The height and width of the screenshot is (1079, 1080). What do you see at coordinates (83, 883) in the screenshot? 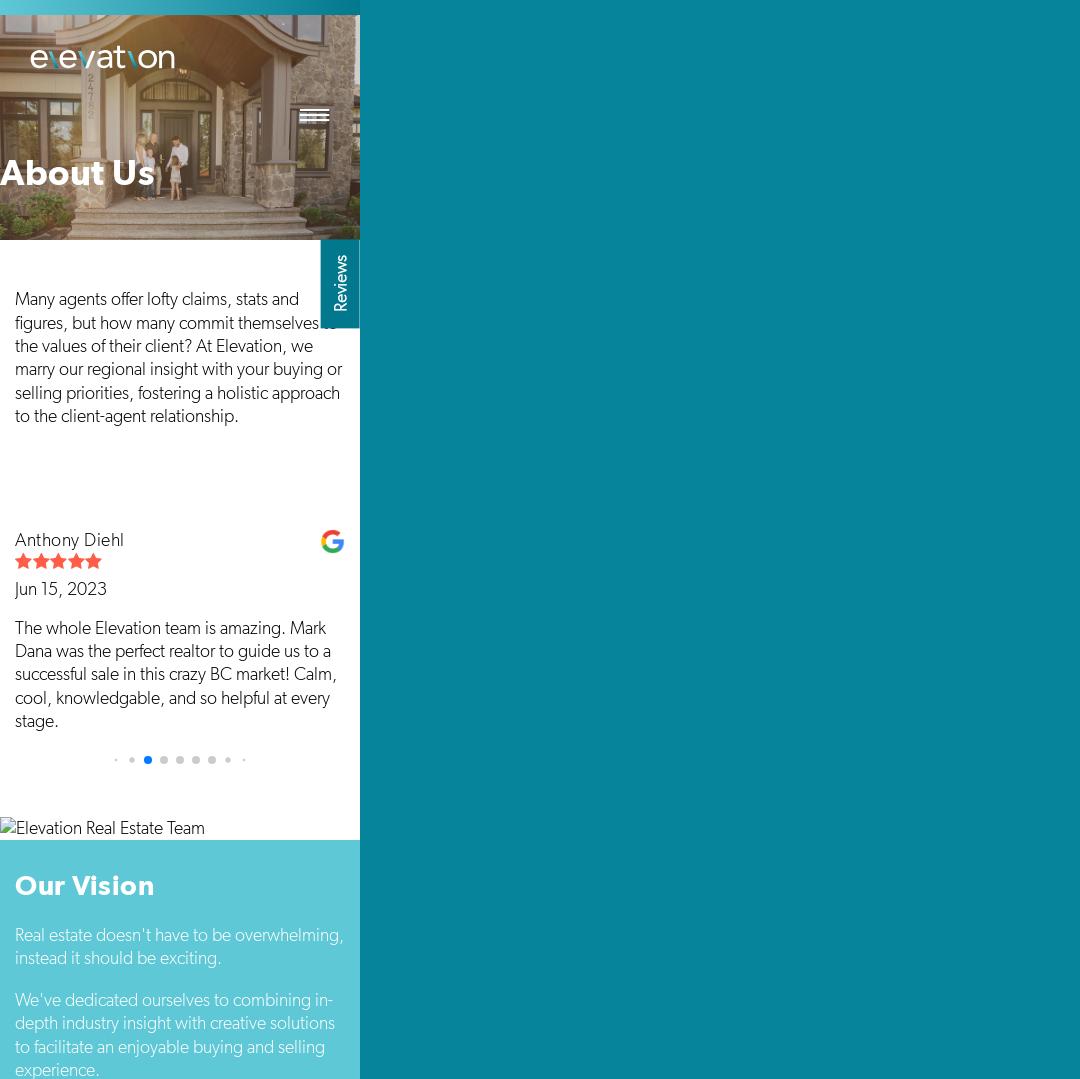
I see `'Our Vision'` at bounding box center [83, 883].